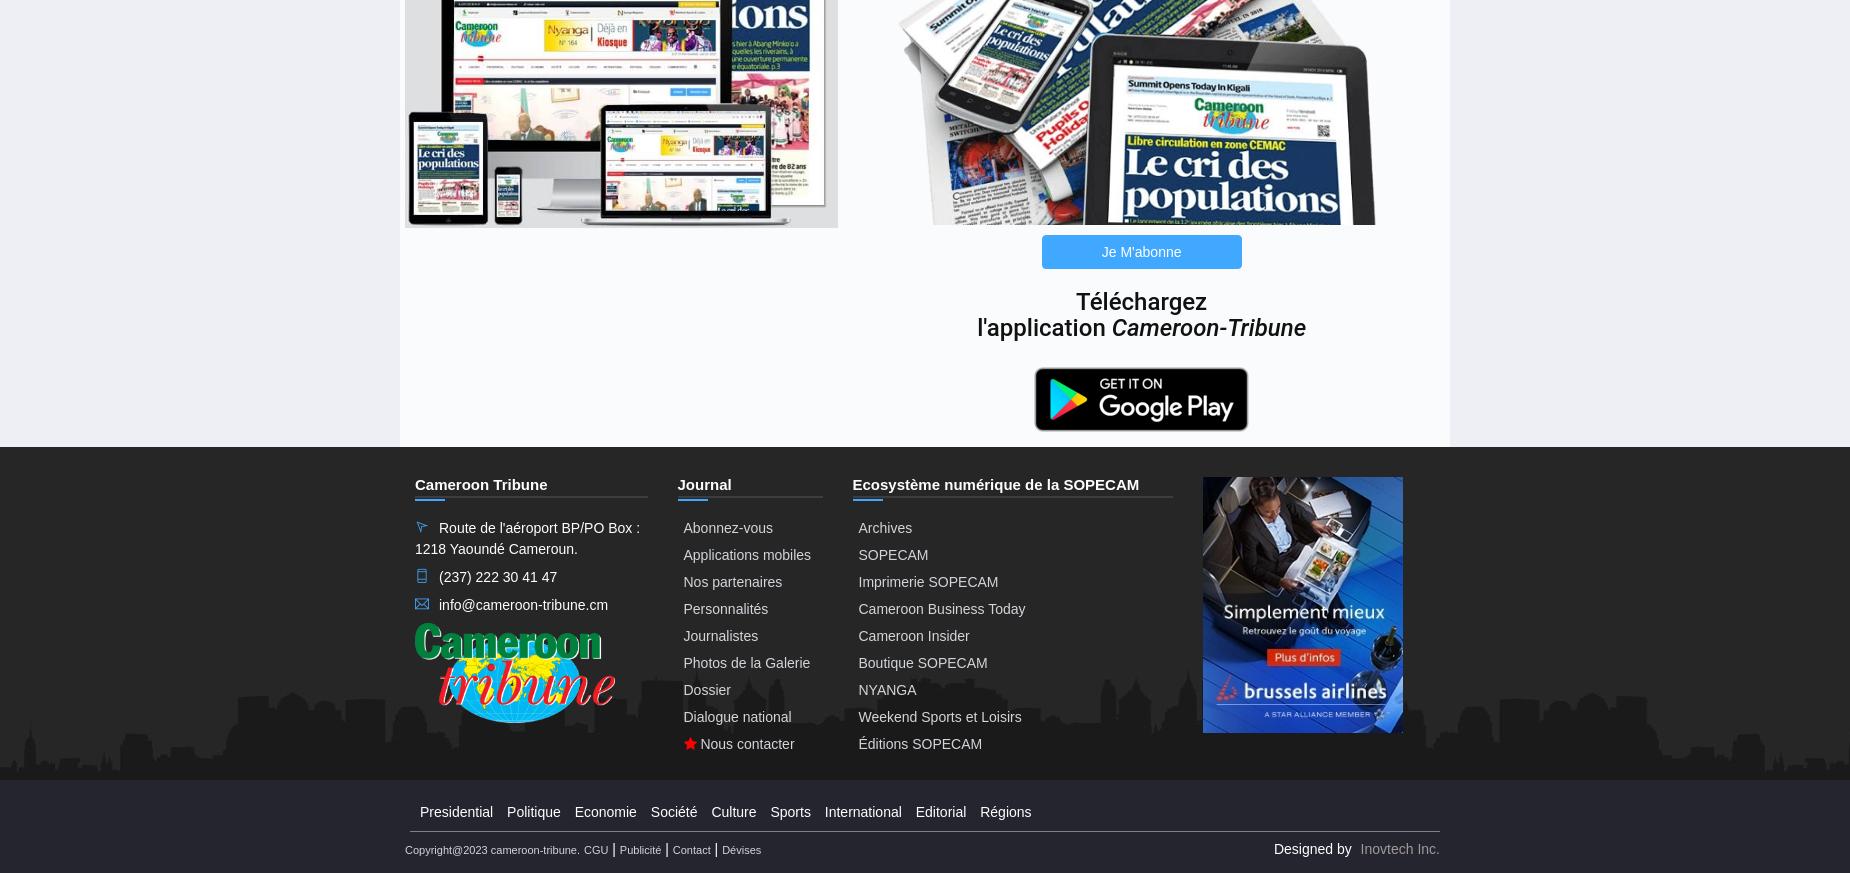 The height and width of the screenshot is (873, 1850). I want to click on 'info@cameroon-tribune.cm', so click(523, 603).